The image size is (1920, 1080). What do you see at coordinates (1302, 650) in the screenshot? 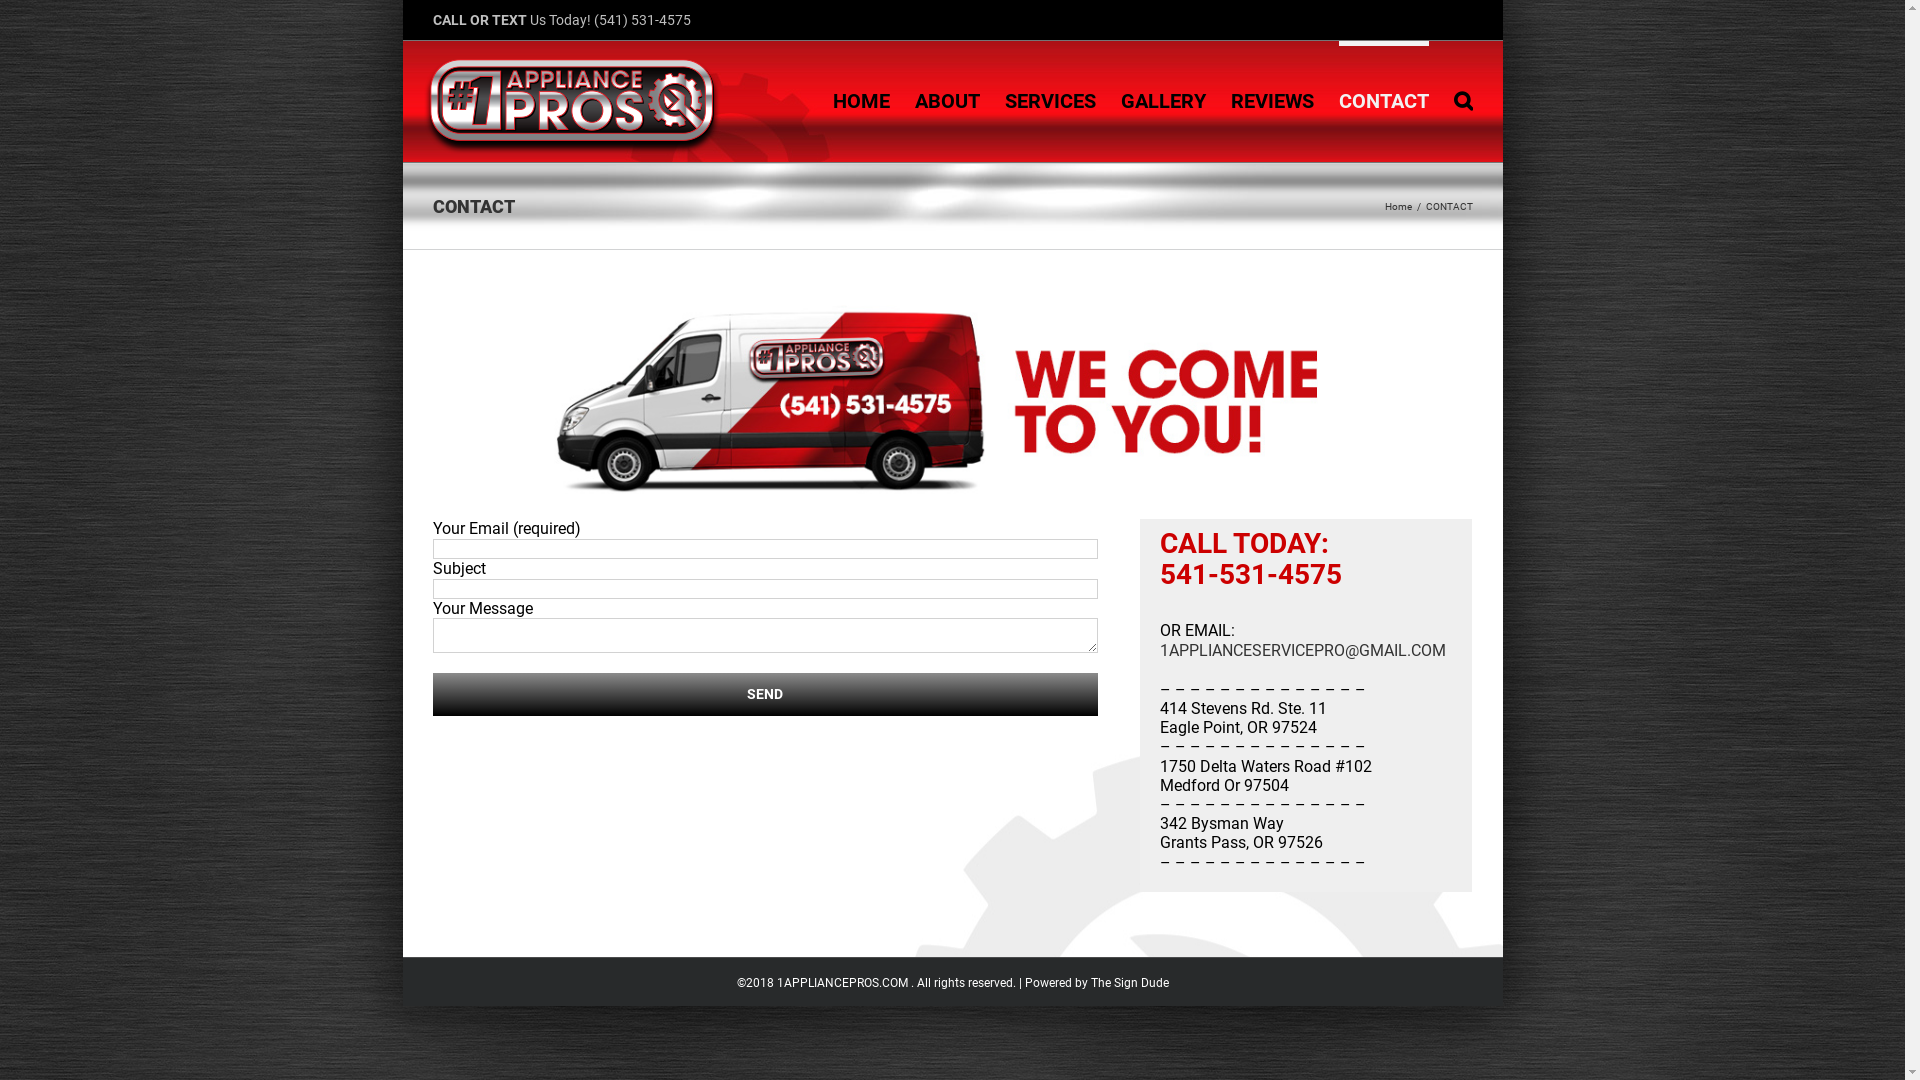
I see `'1APPLIANCESERVICEPRO@GMAIL.COM'` at bounding box center [1302, 650].